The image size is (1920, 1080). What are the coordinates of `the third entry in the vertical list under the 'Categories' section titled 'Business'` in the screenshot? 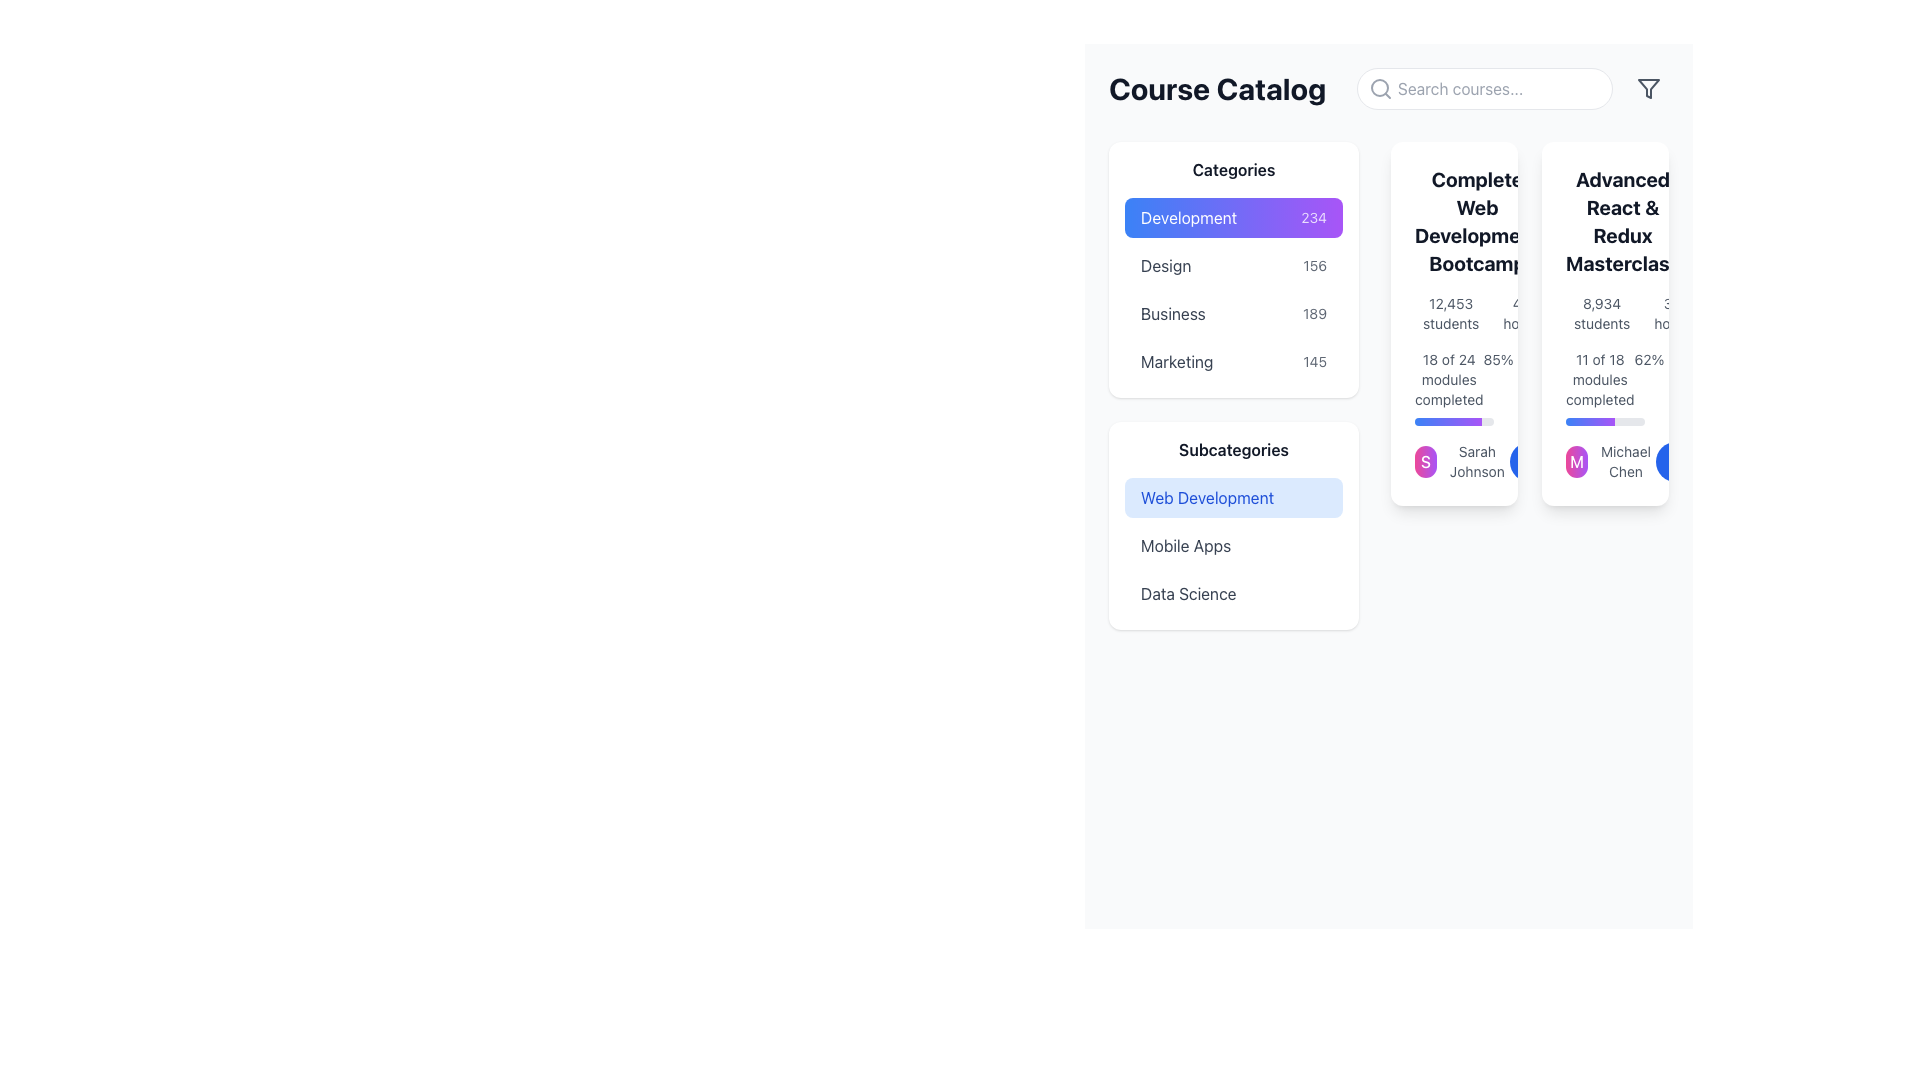 It's located at (1232, 313).